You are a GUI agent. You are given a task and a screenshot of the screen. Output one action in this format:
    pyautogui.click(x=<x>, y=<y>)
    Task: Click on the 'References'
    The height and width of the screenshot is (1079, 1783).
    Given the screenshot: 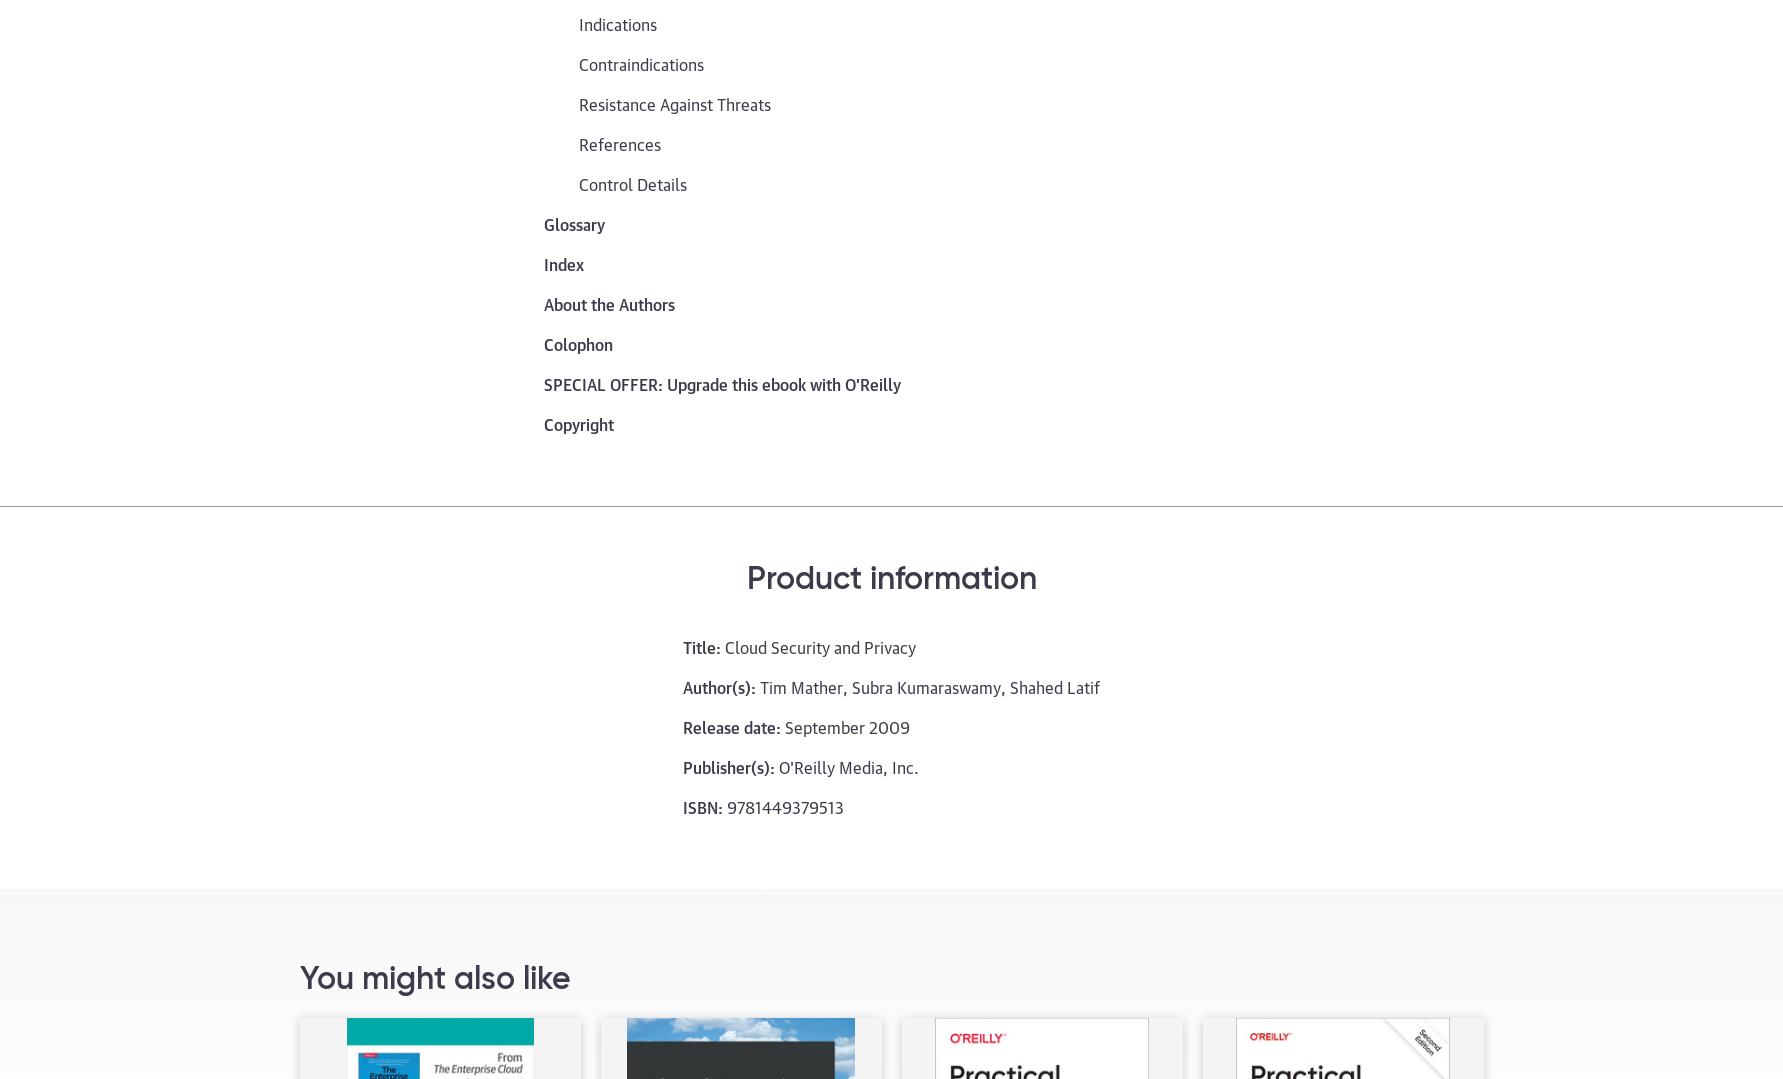 What is the action you would take?
    pyautogui.click(x=619, y=141)
    